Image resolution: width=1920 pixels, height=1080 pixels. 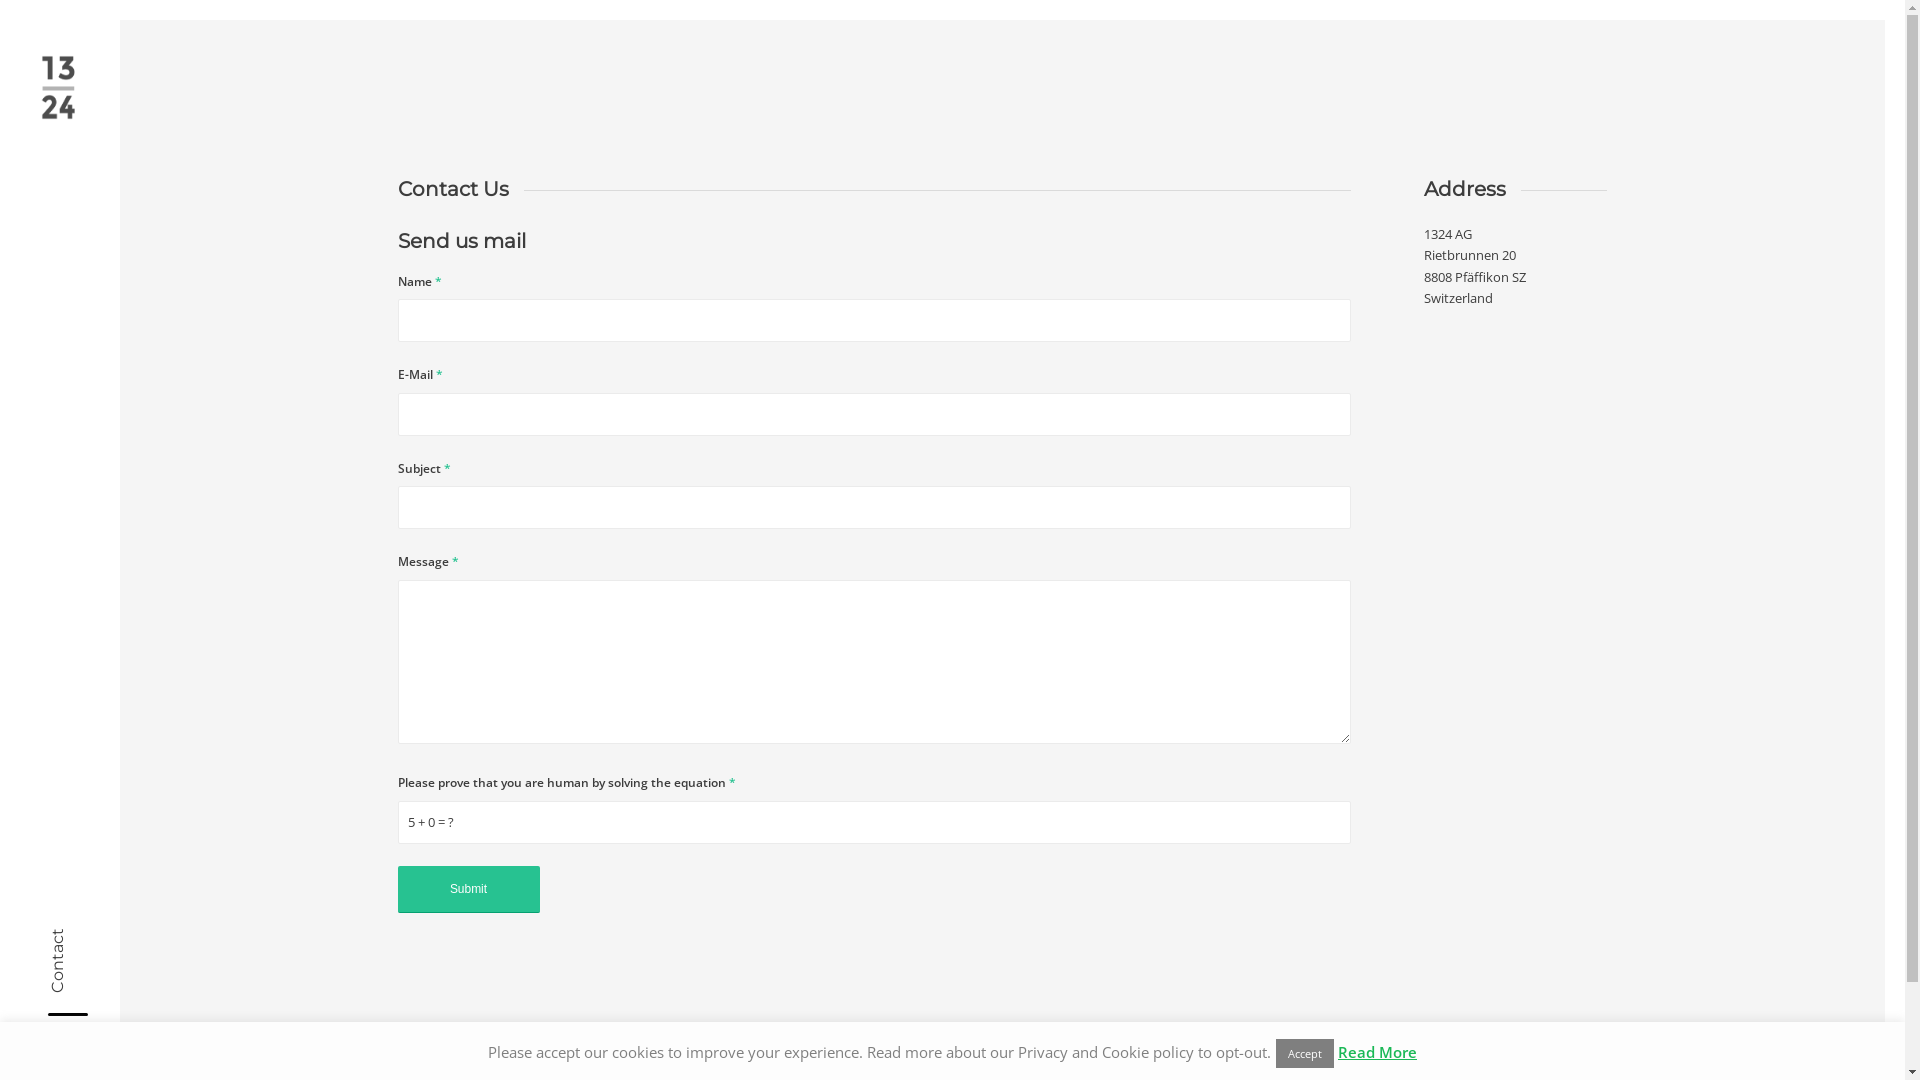 What do you see at coordinates (468, 888) in the screenshot?
I see `'Submit'` at bounding box center [468, 888].